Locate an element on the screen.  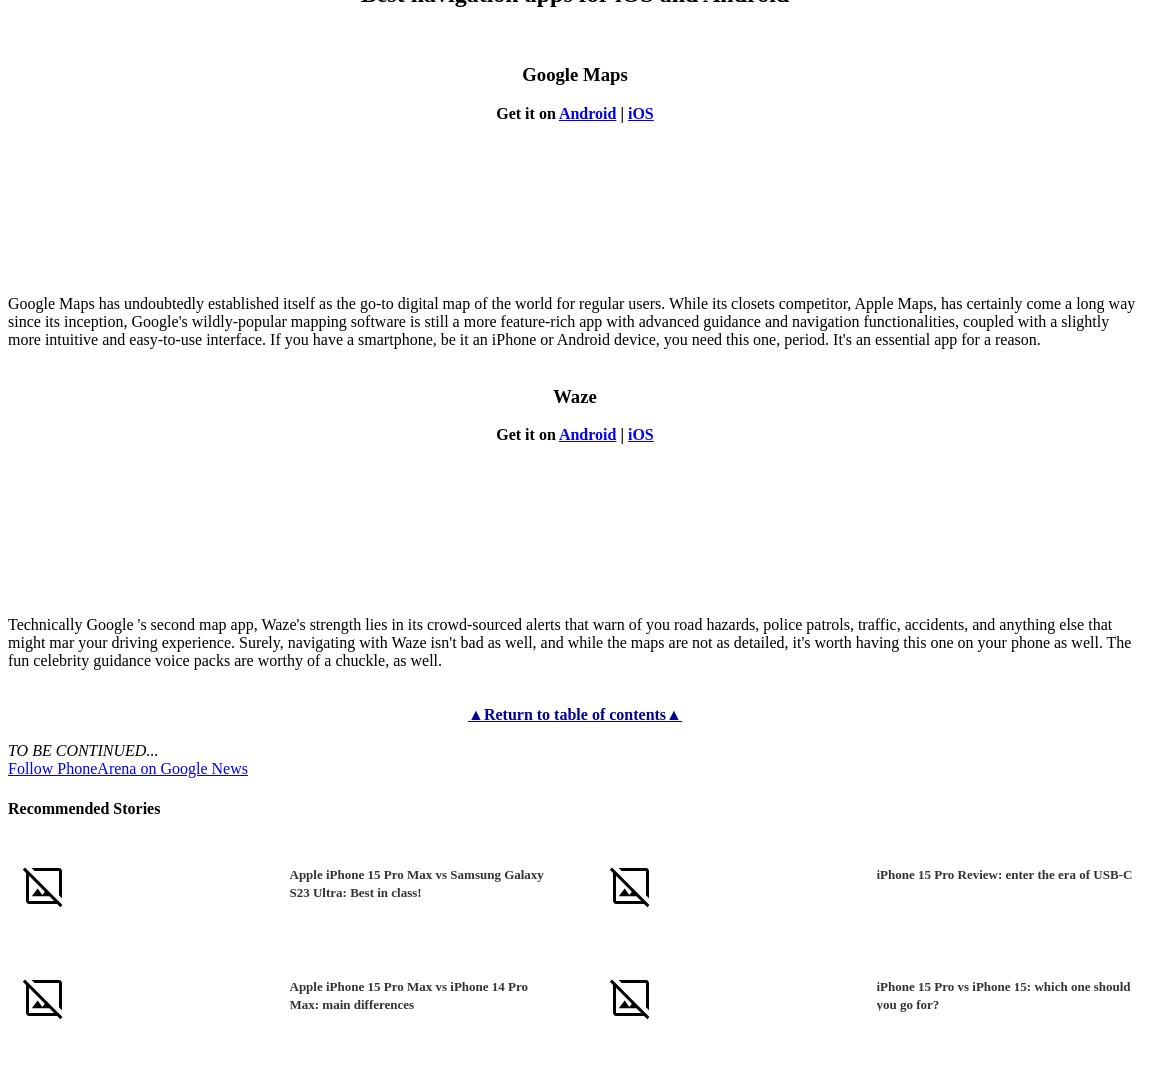
'Technically Google 's second map app, Waze's strength lies in its crowd-sourced alerts that warn of you road hazards, police patrols, traffic, accidents, and anything else that might mar your driving experience. Surely, navigating with Waze isn't bad as well, and while the maps are not as detailed, it's worth having this one on your phone as well. The fun celebrity guidance voice packs are worthy of a chuckle, as well.' is located at coordinates (569, 641).